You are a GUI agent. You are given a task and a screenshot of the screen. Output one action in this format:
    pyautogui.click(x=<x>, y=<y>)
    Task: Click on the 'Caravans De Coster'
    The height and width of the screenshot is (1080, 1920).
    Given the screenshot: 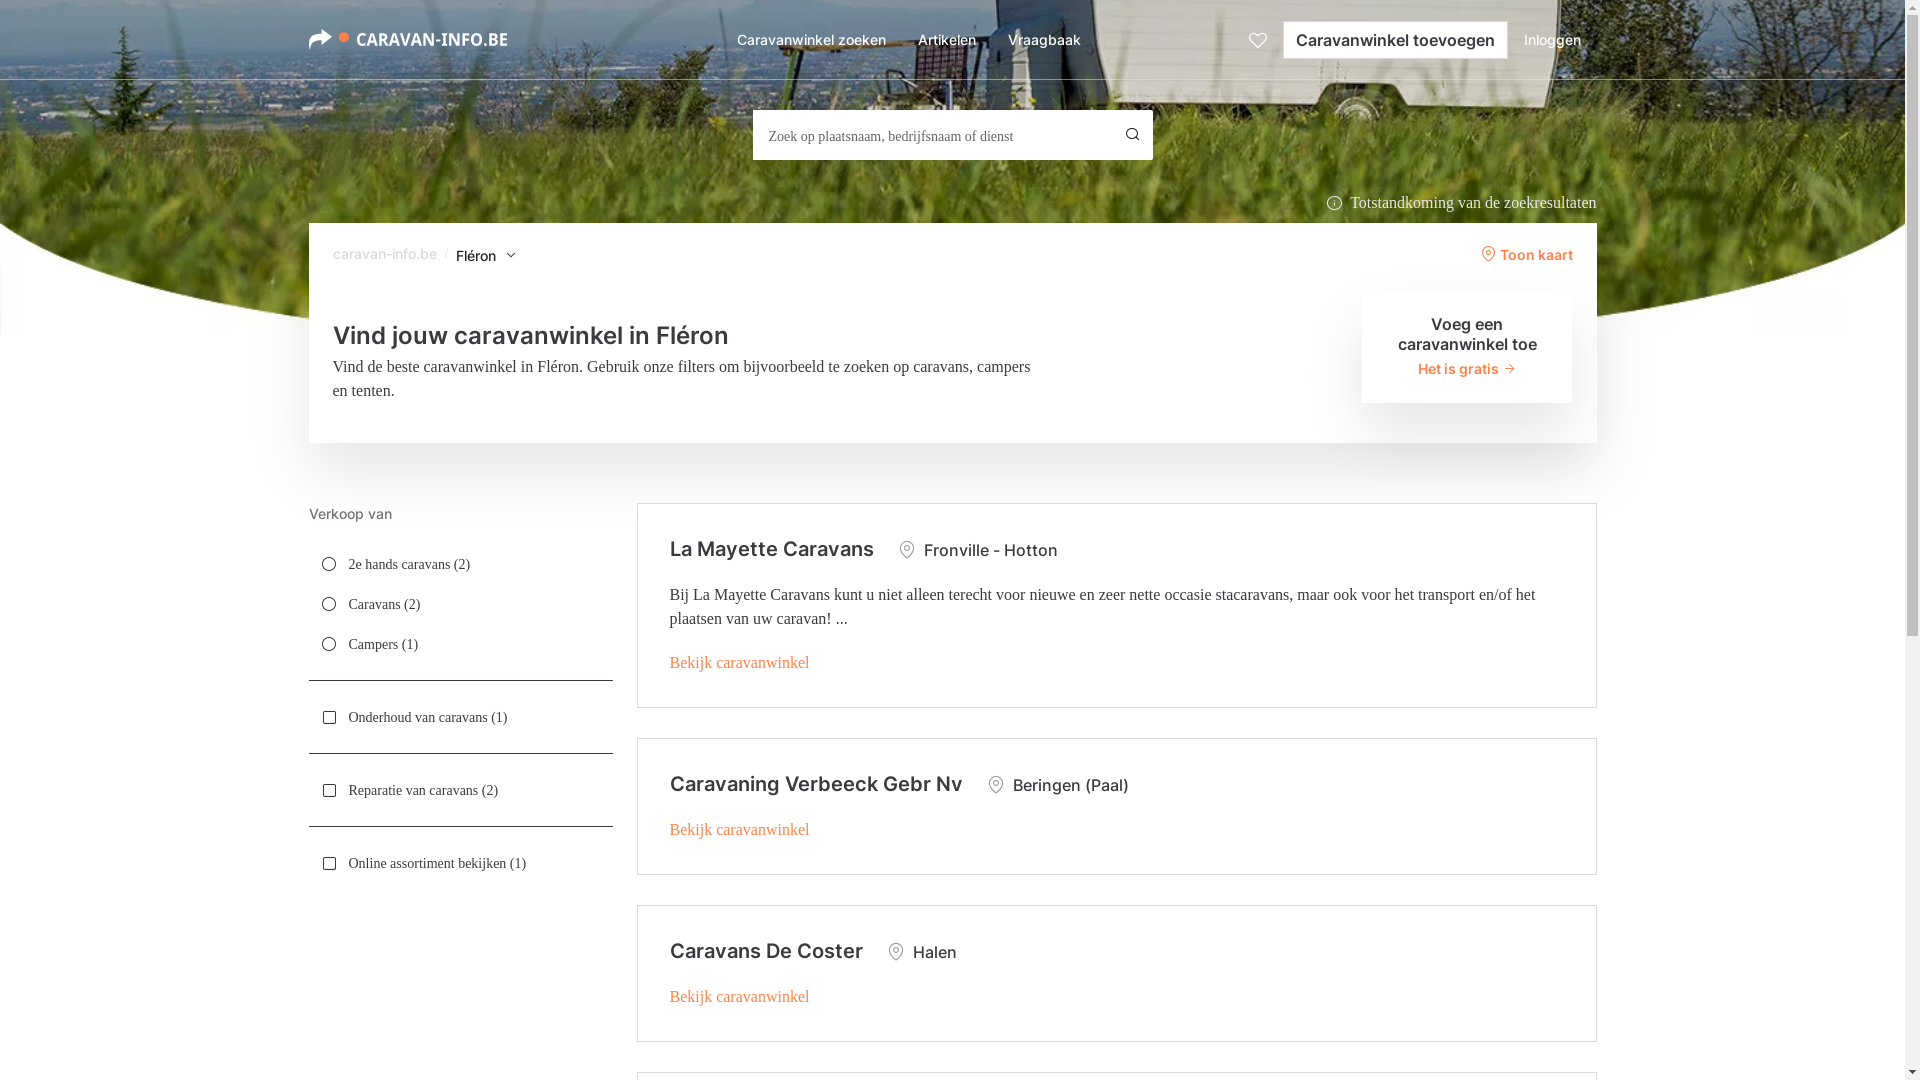 What is the action you would take?
    pyautogui.click(x=765, y=950)
    